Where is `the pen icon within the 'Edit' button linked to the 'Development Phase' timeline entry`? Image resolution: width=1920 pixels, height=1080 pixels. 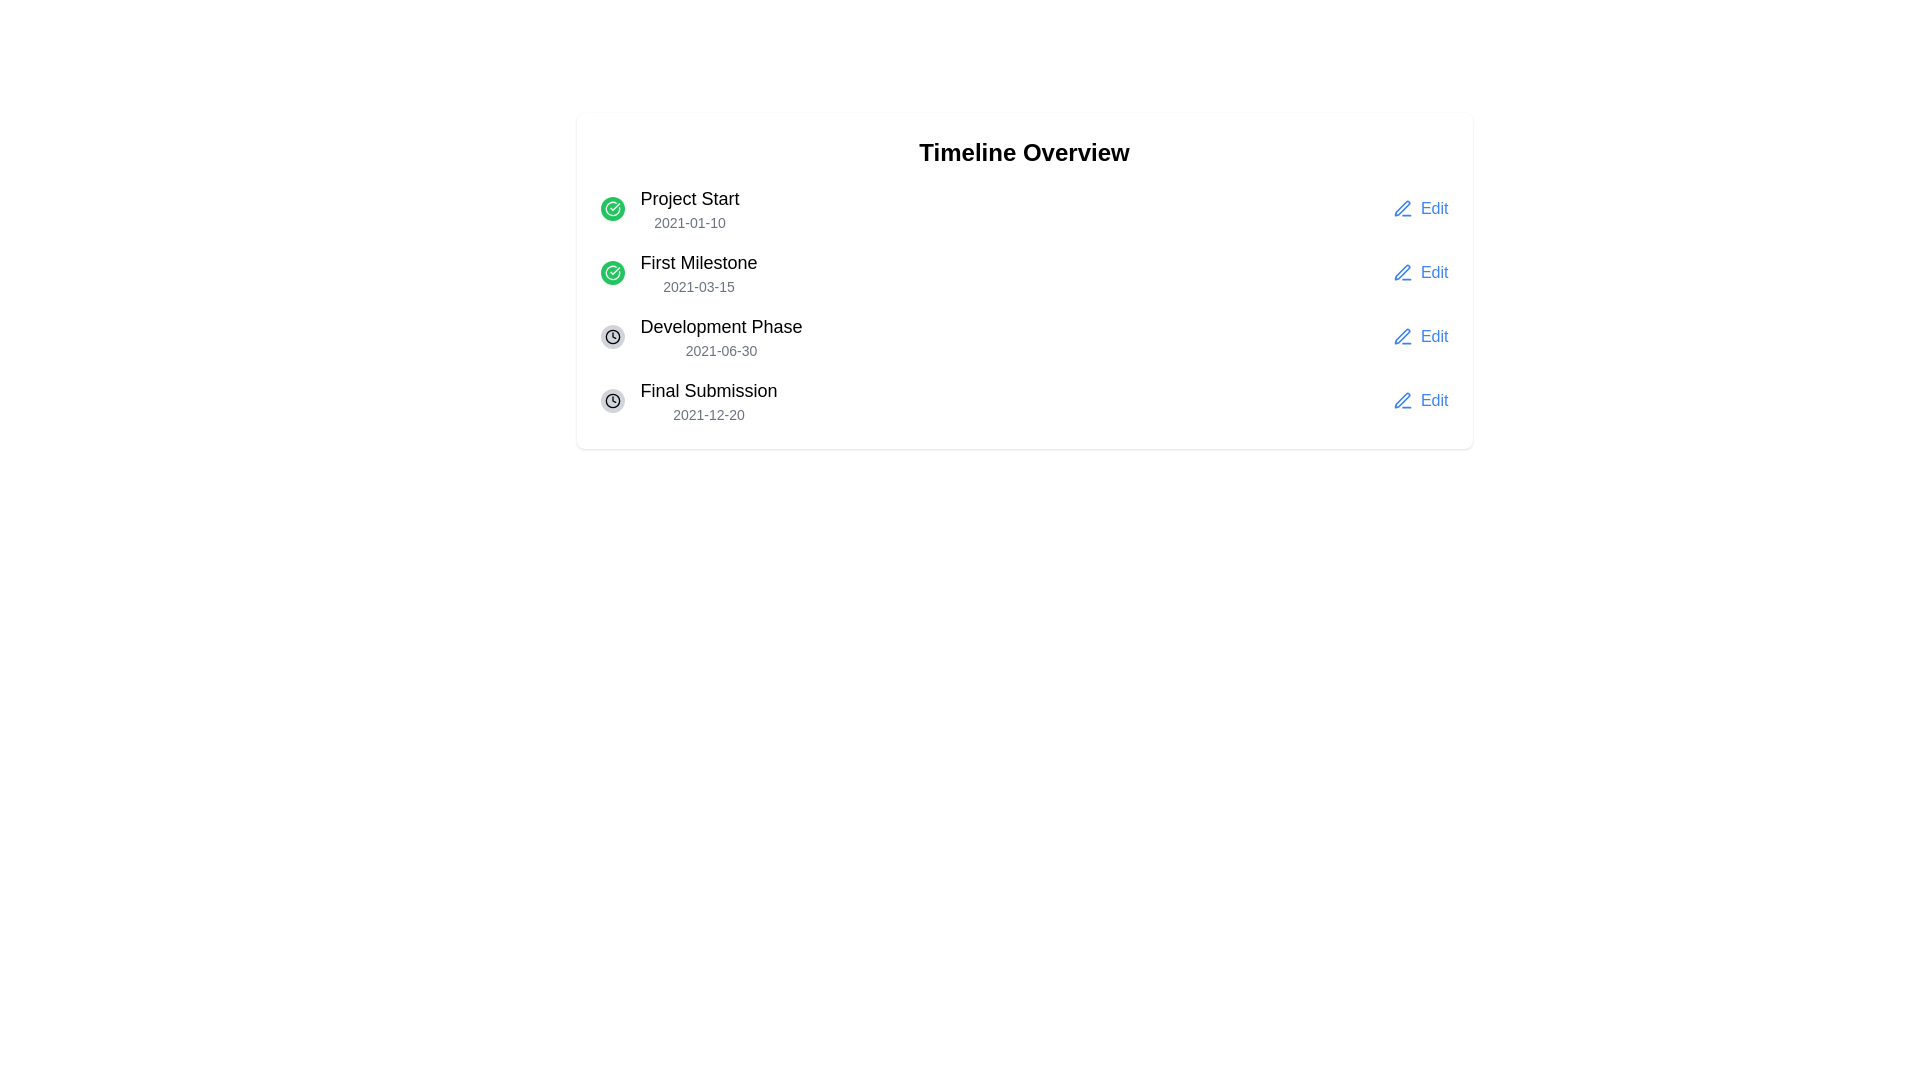
the pen icon within the 'Edit' button linked to the 'Development Phase' timeline entry is located at coordinates (1401, 335).